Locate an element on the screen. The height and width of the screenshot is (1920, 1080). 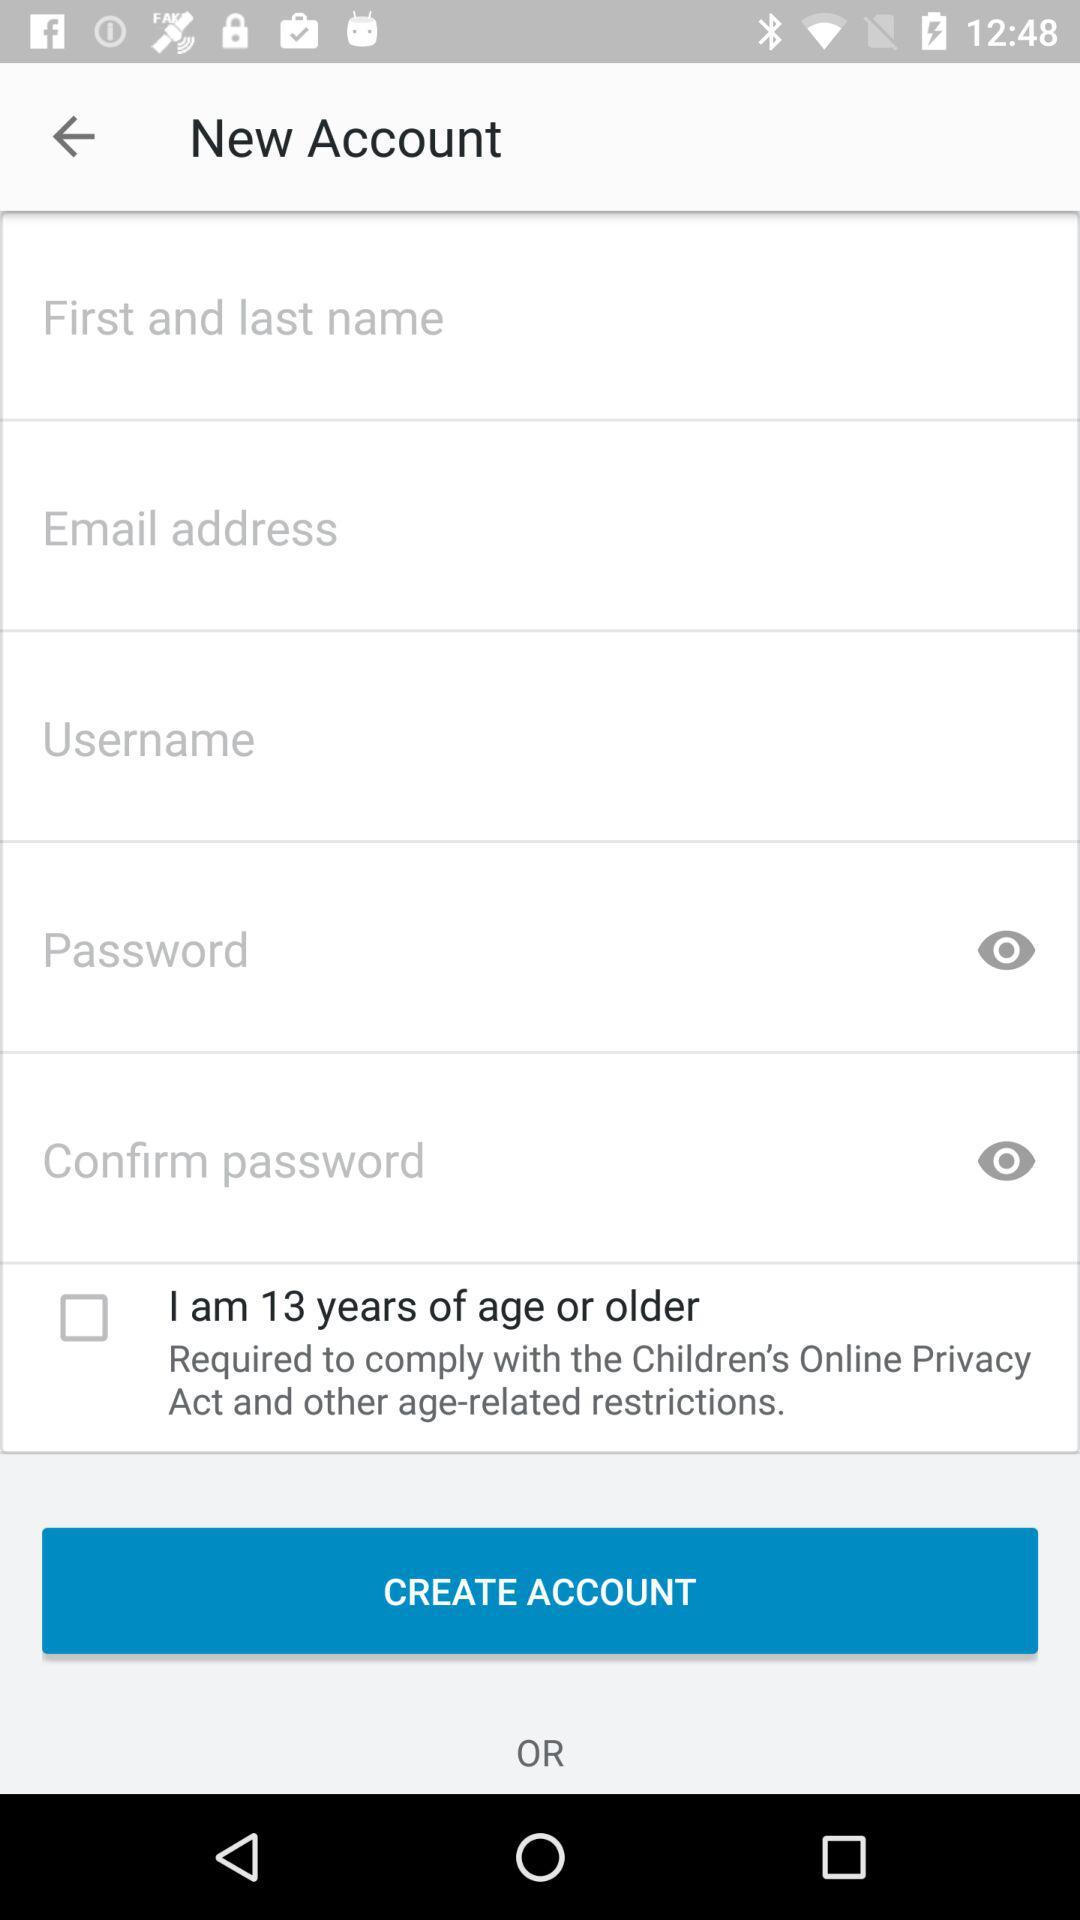
email address field is located at coordinates (540, 521).